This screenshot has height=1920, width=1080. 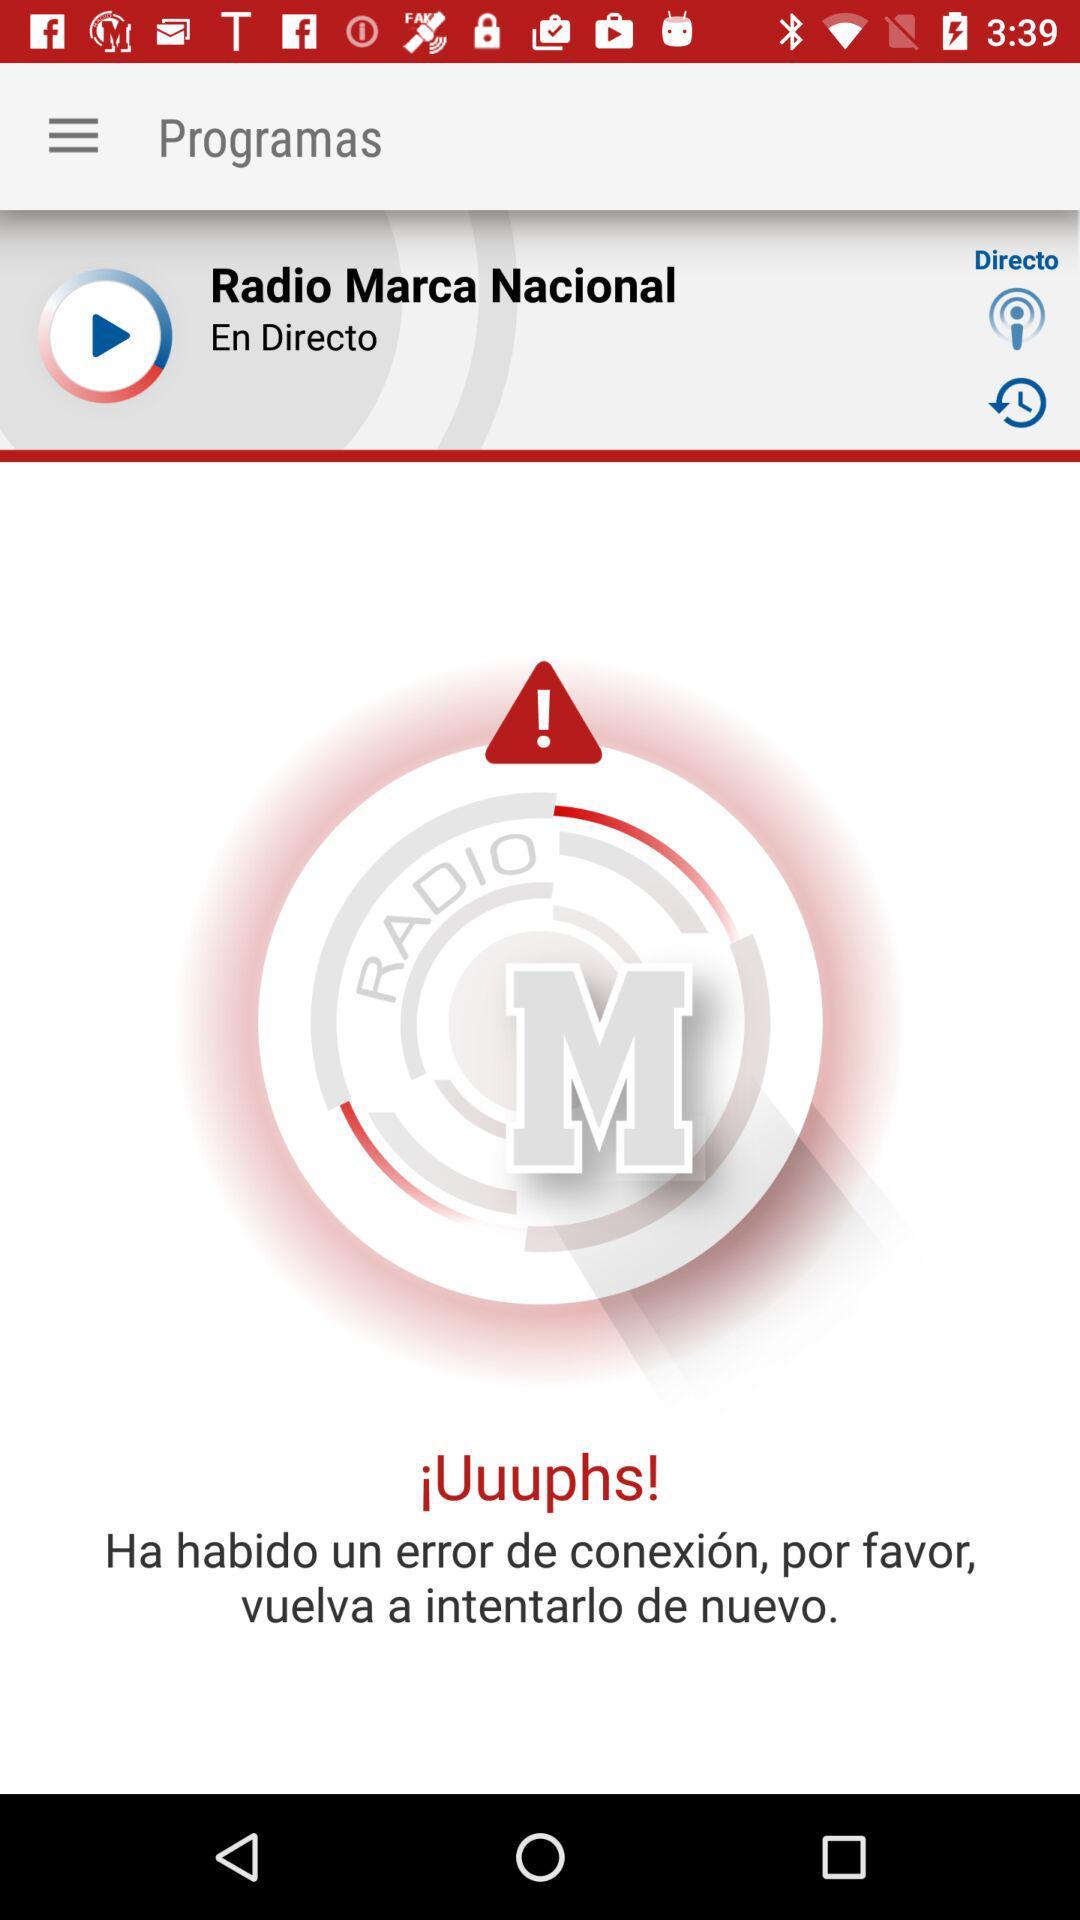 I want to click on the history icon, so click(x=1017, y=401).